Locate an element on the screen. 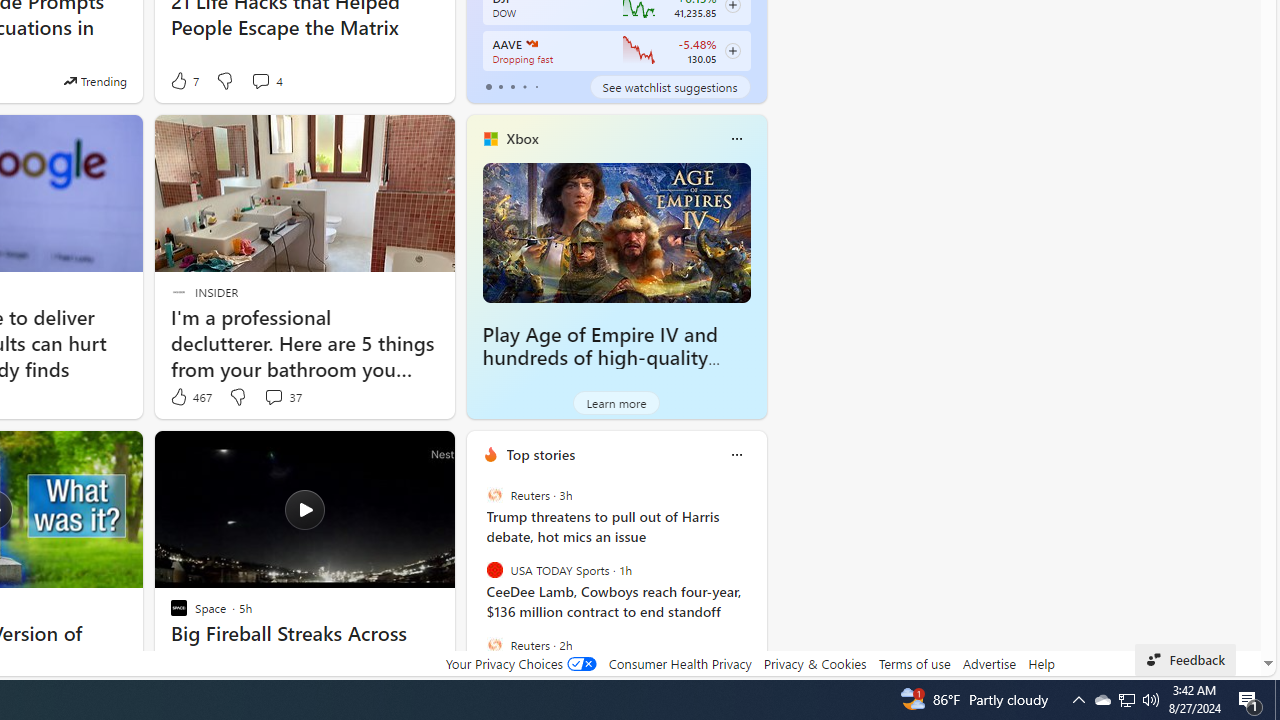 The height and width of the screenshot is (720, 1280). 'This story is trending' is located at coordinates (94, 80).